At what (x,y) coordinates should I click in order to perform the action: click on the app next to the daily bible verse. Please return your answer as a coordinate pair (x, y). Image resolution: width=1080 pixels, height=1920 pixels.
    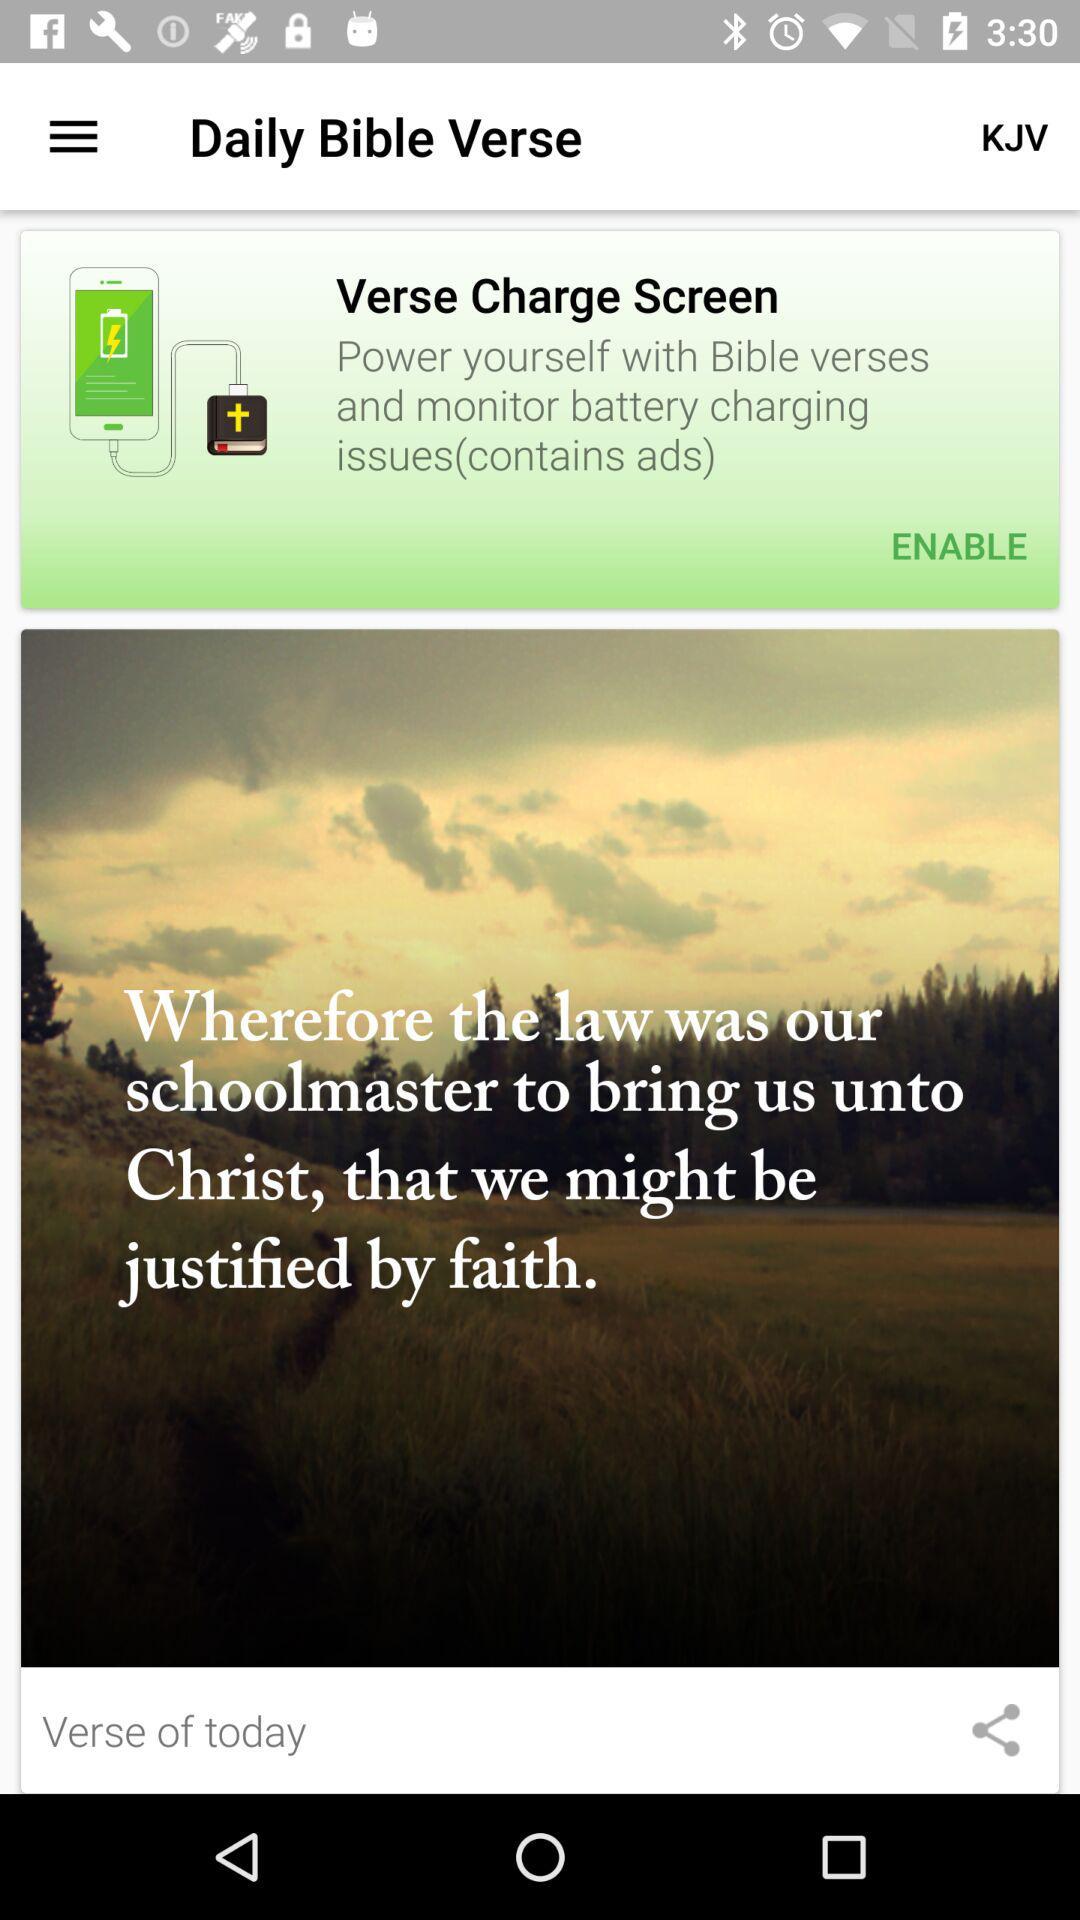
    Looking at the image, I should click on (72, 135).